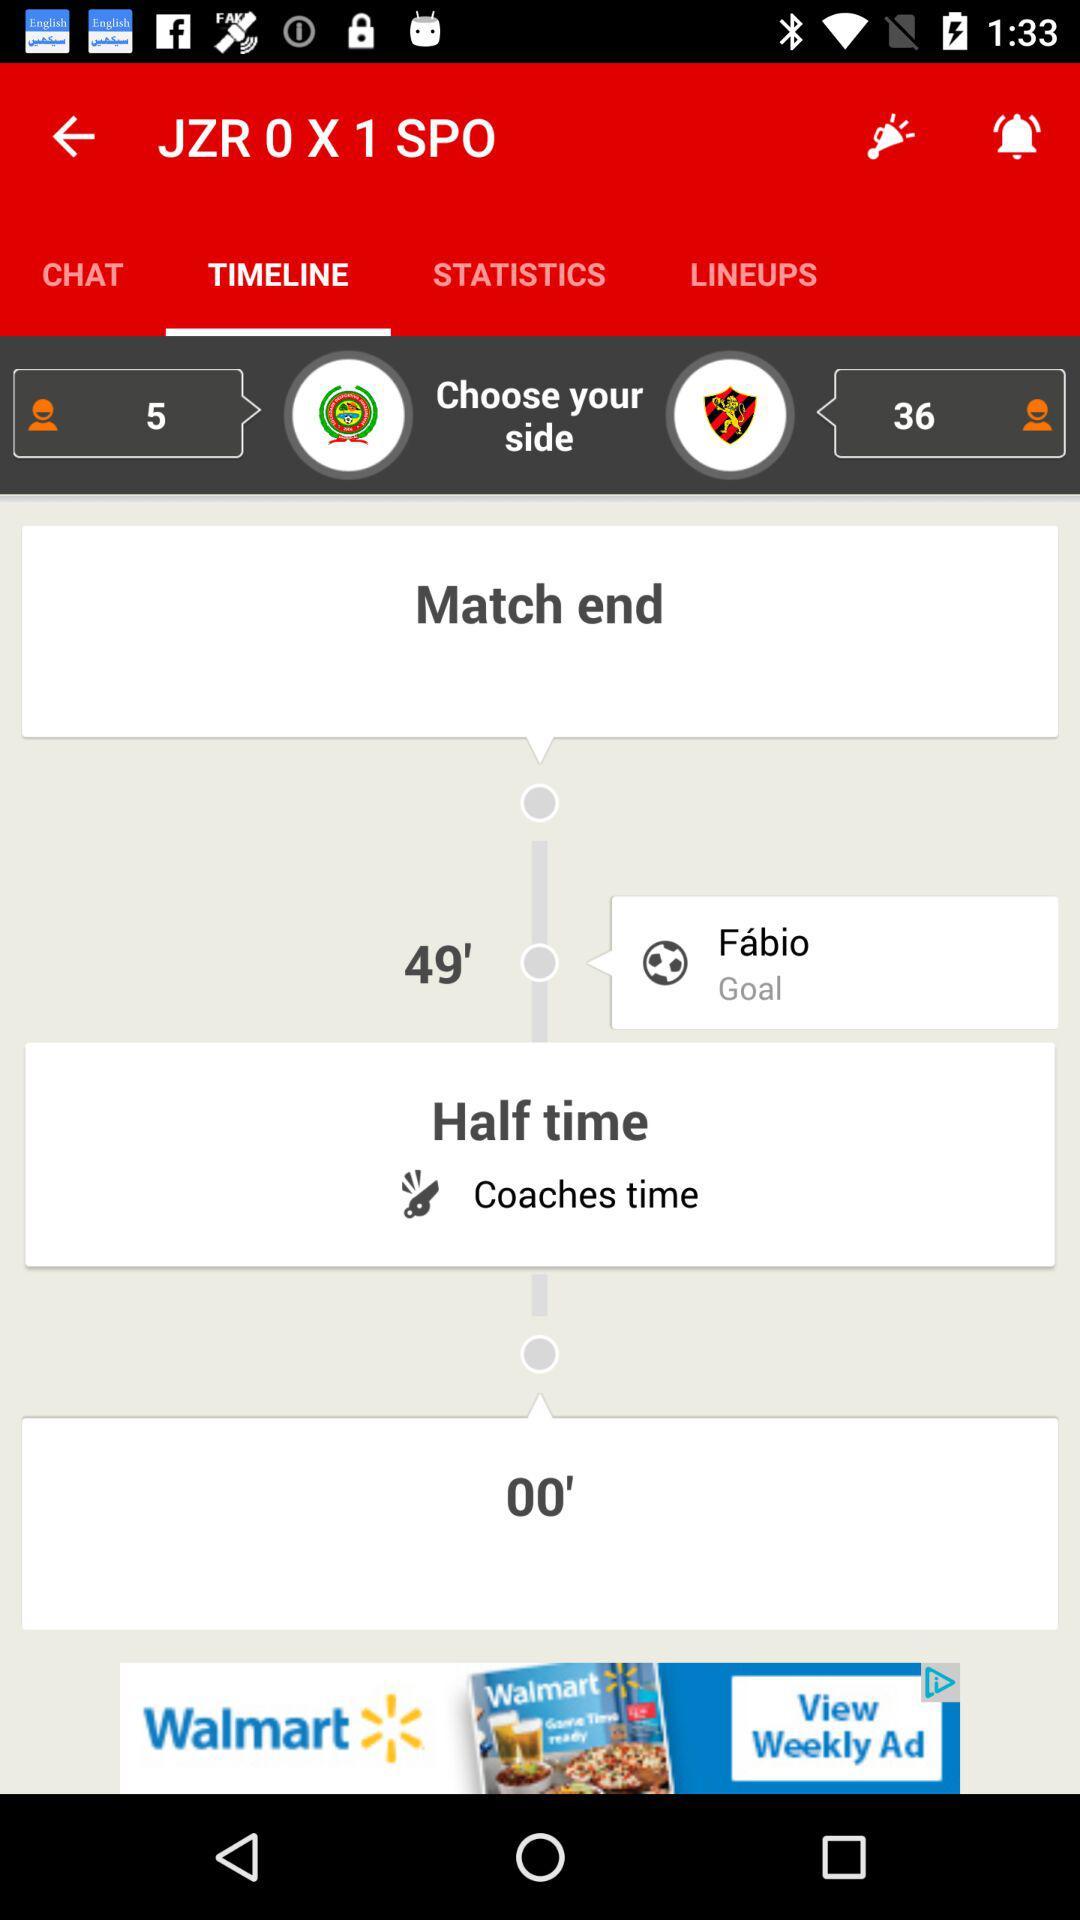  I want to click on advertisement, so click(540, 1727).